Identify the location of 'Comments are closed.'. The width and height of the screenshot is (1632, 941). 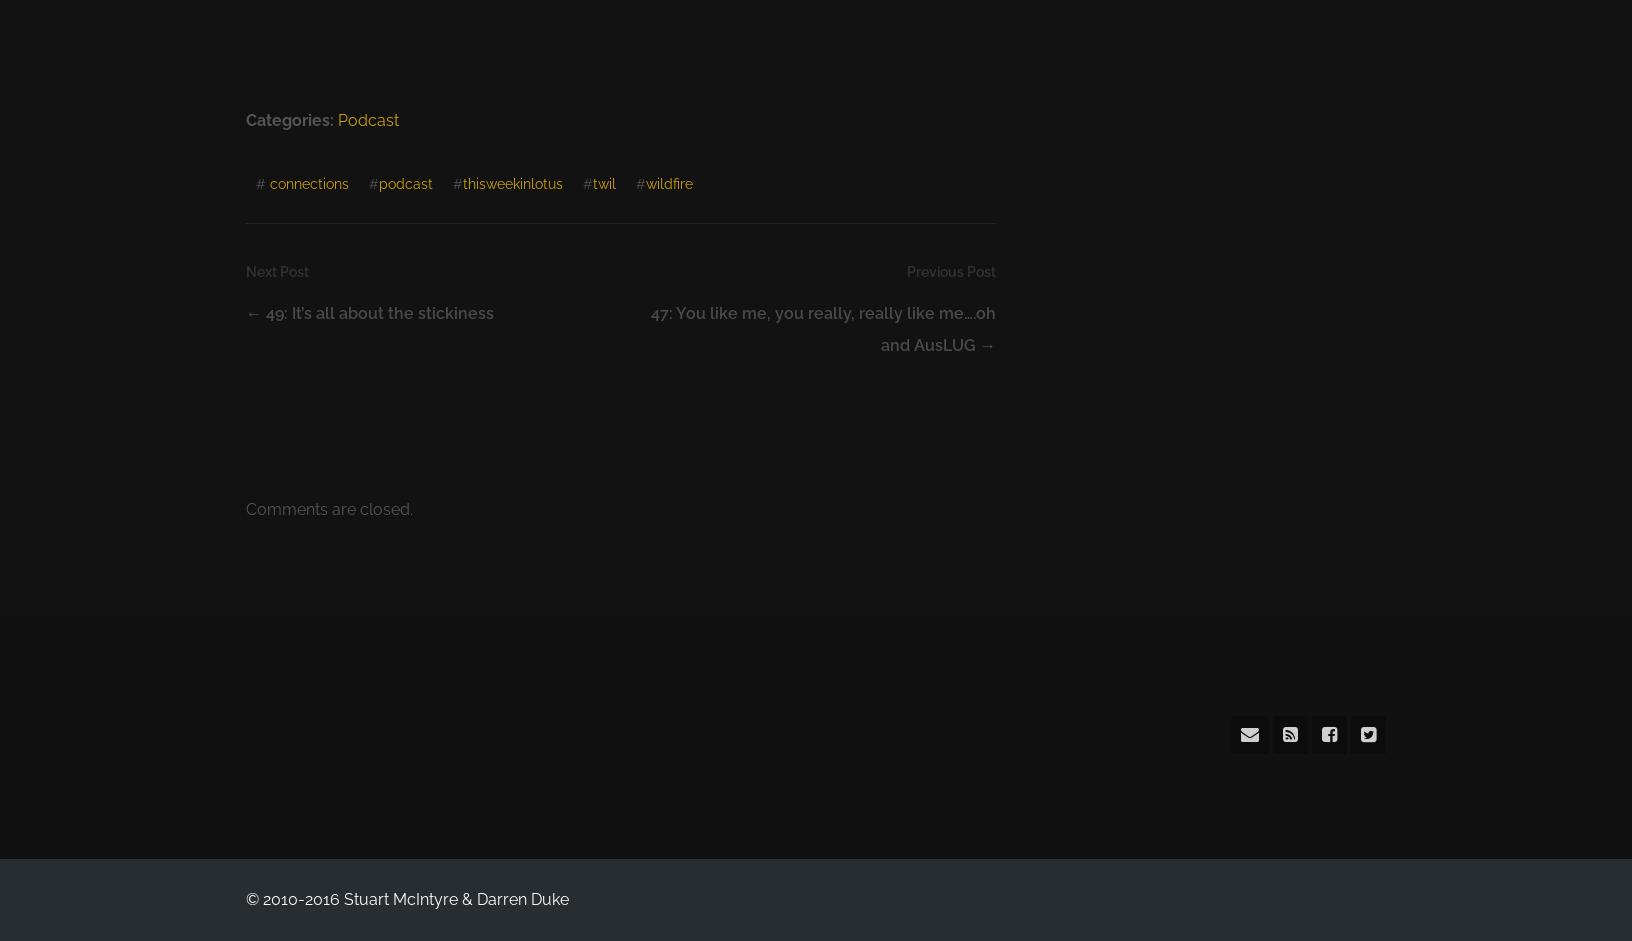
(244, 508).